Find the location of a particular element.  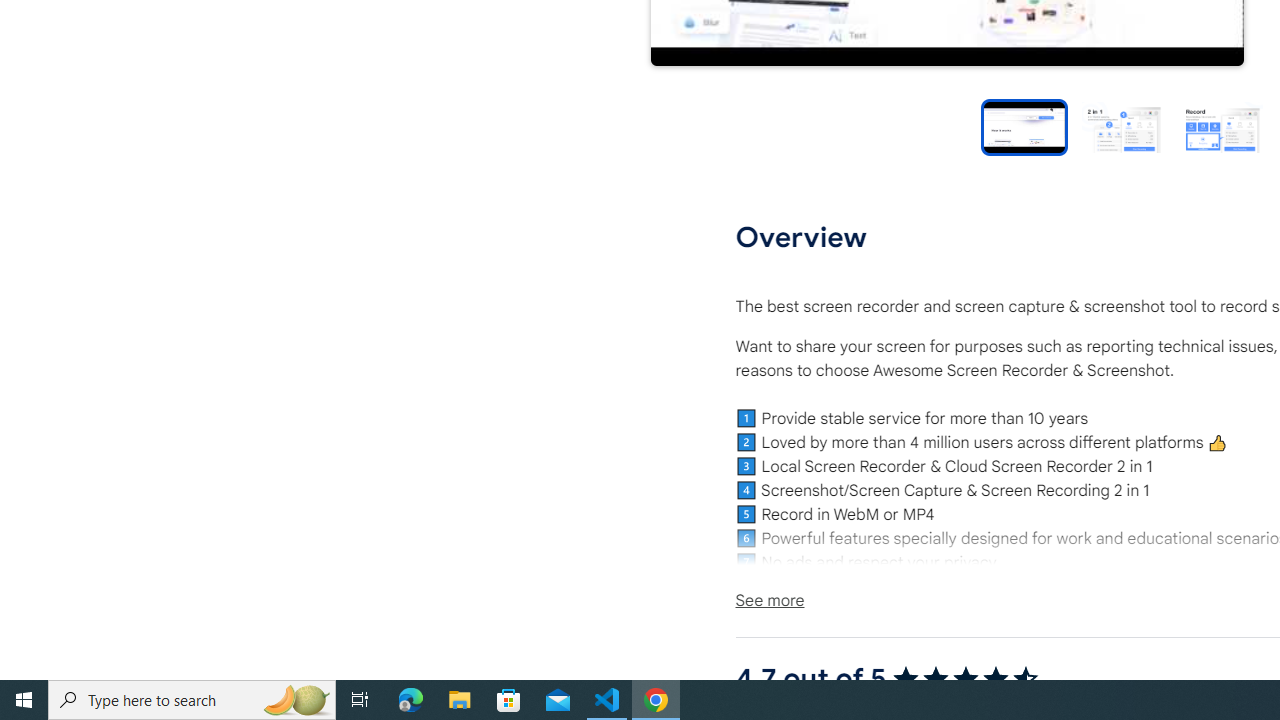

'Start' is located at coordinates (24, 698).